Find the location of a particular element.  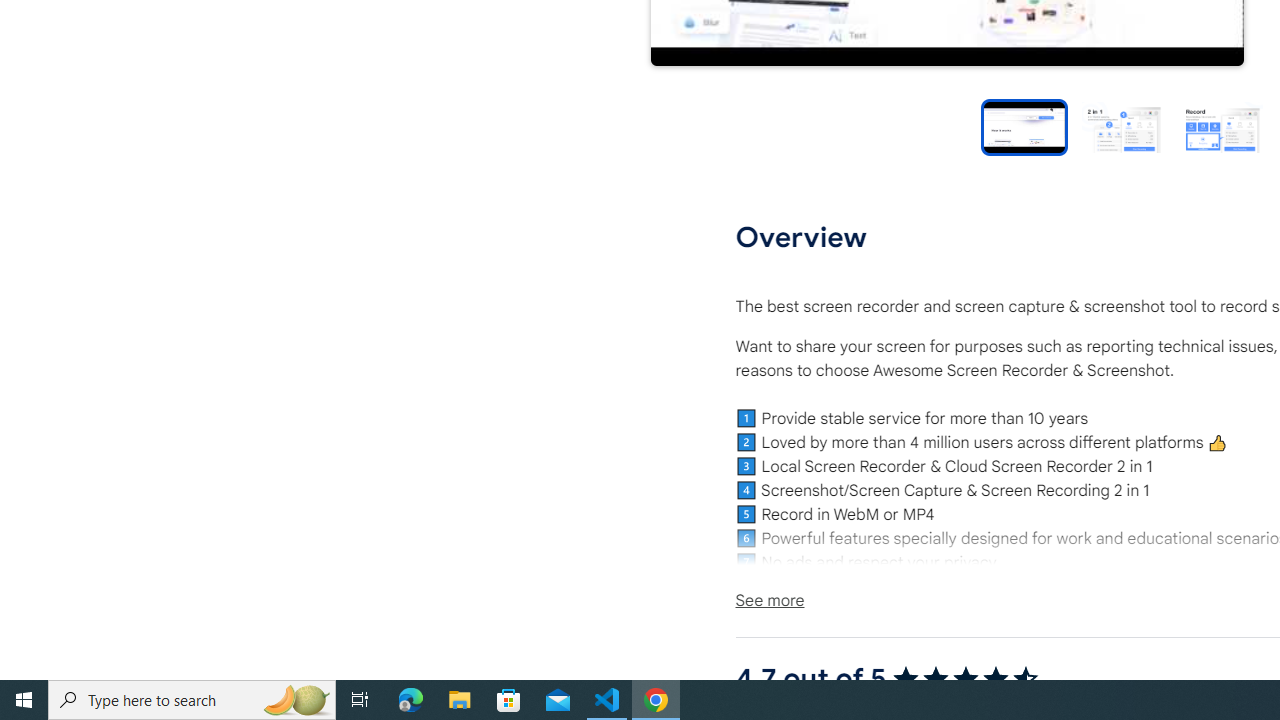

'Start' is located at coordinates (24, 698).